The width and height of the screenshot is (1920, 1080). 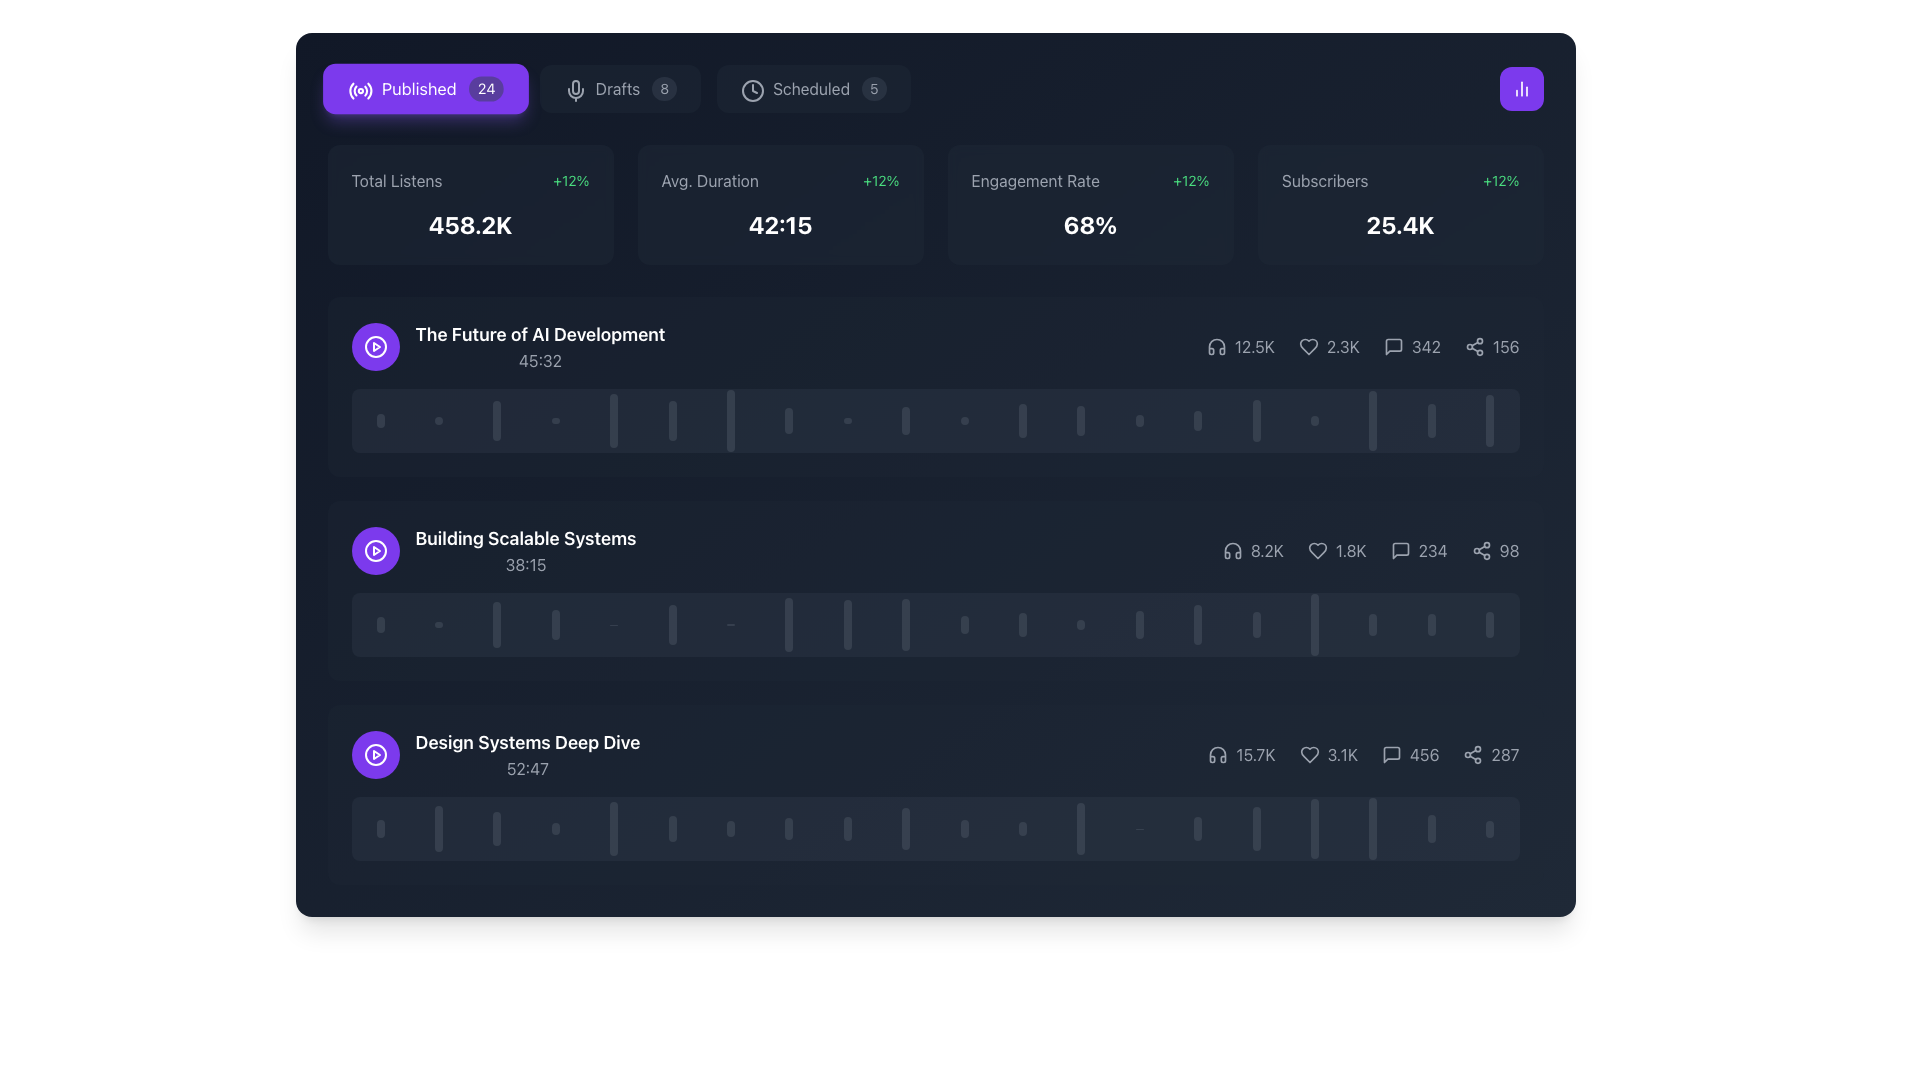 What do you see at coordinates (934, 829) in the screenshot?
I see `the progress bar located at the bottom of the 'Design Systems Deep Dive' card, which displays varying heights of light gray vertical bars on a semi-transparent dark gray background` at bounding box center [934, 829].